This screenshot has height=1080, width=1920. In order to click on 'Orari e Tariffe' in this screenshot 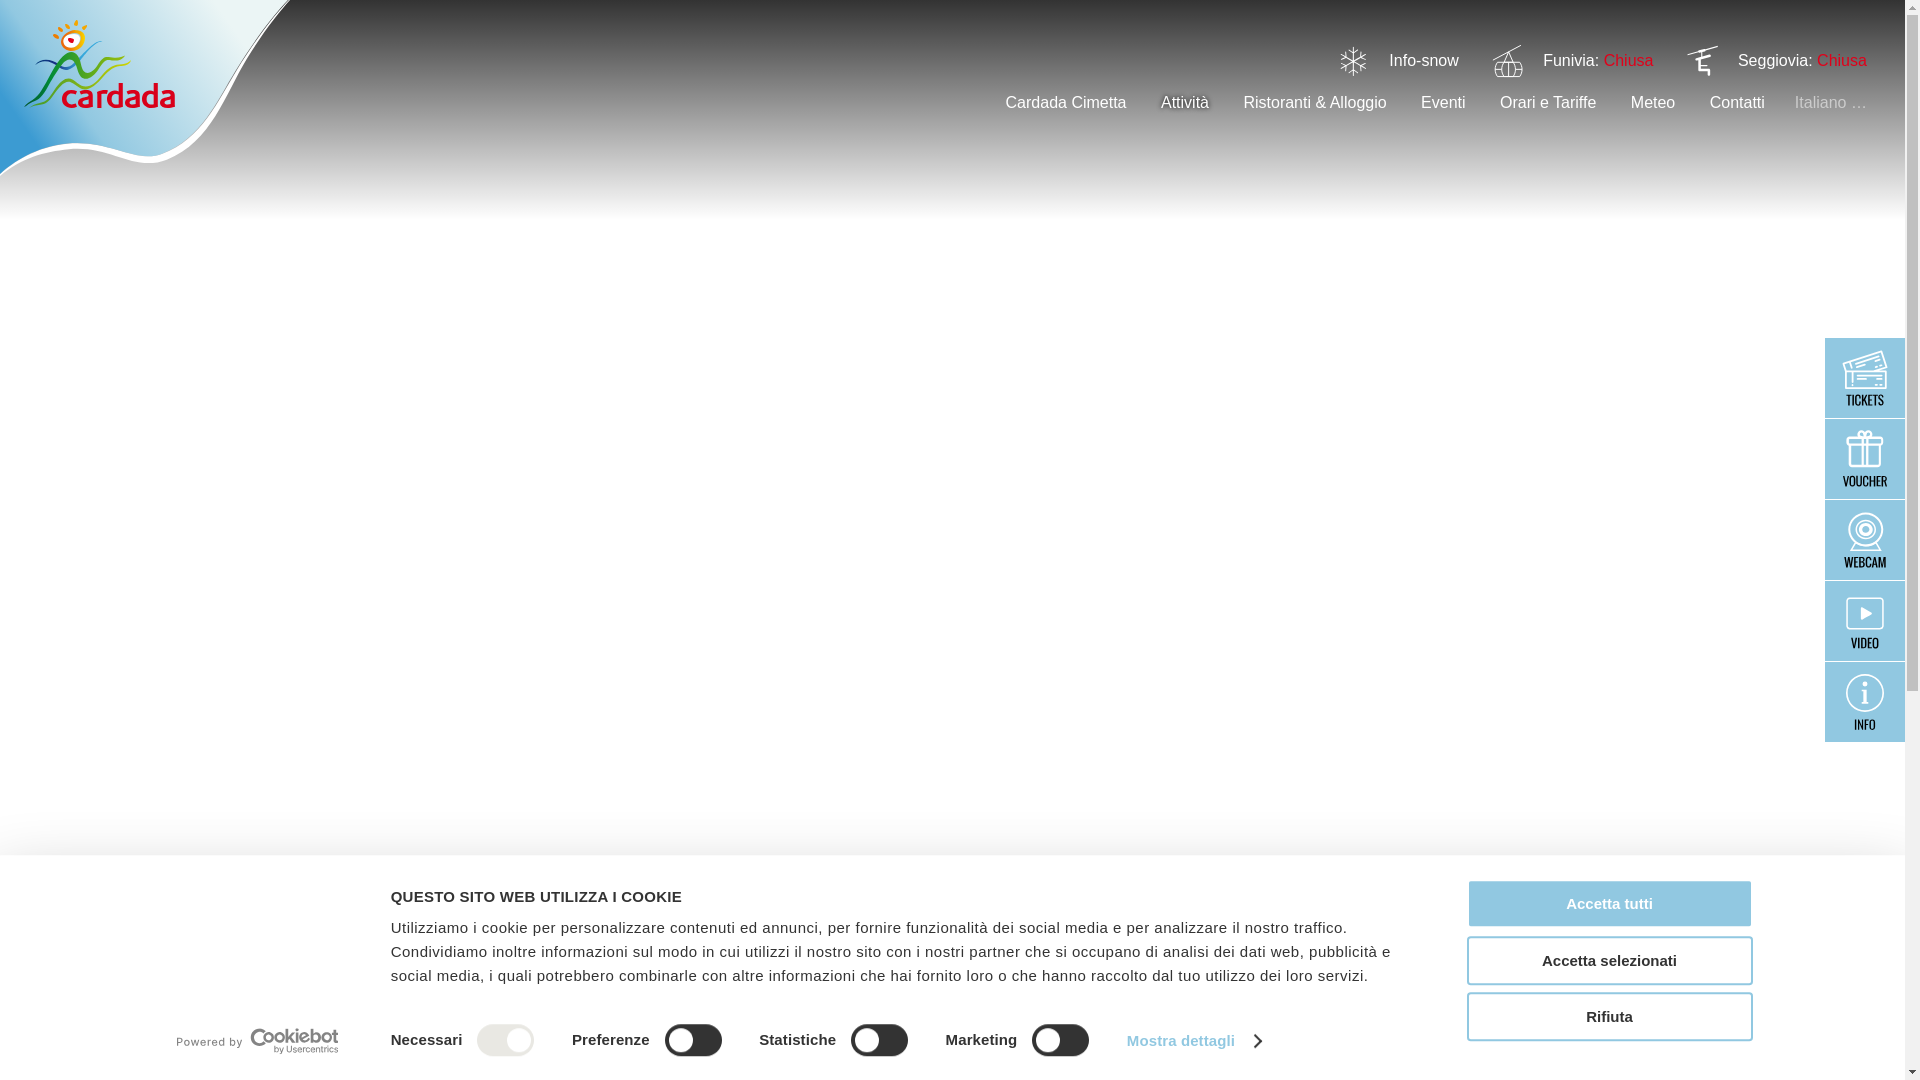, I will do `click(1499, 102)`.